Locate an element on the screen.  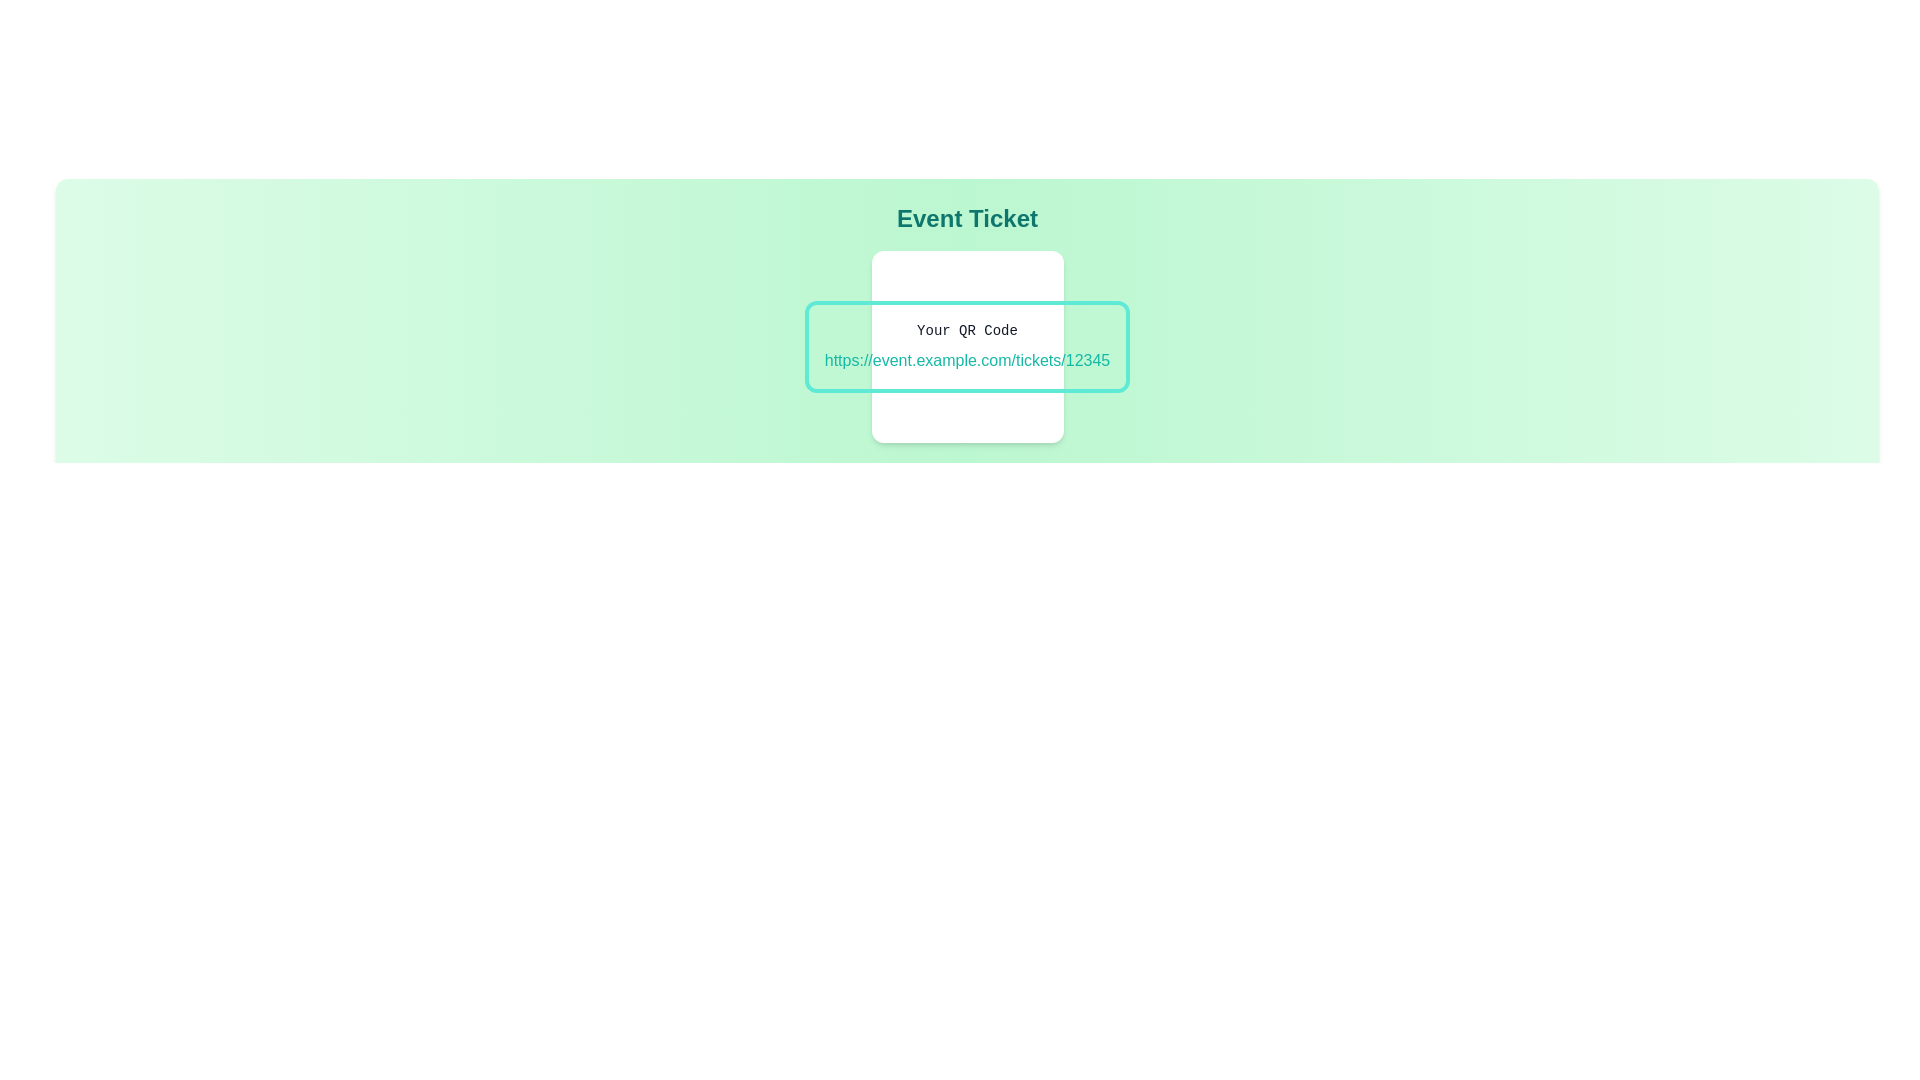
the URL displaying 'https://event.example.com/tickets/12345', which is styled as a clickable link beneath the title 'Your QR Code' is located at coordinates (967, 361).